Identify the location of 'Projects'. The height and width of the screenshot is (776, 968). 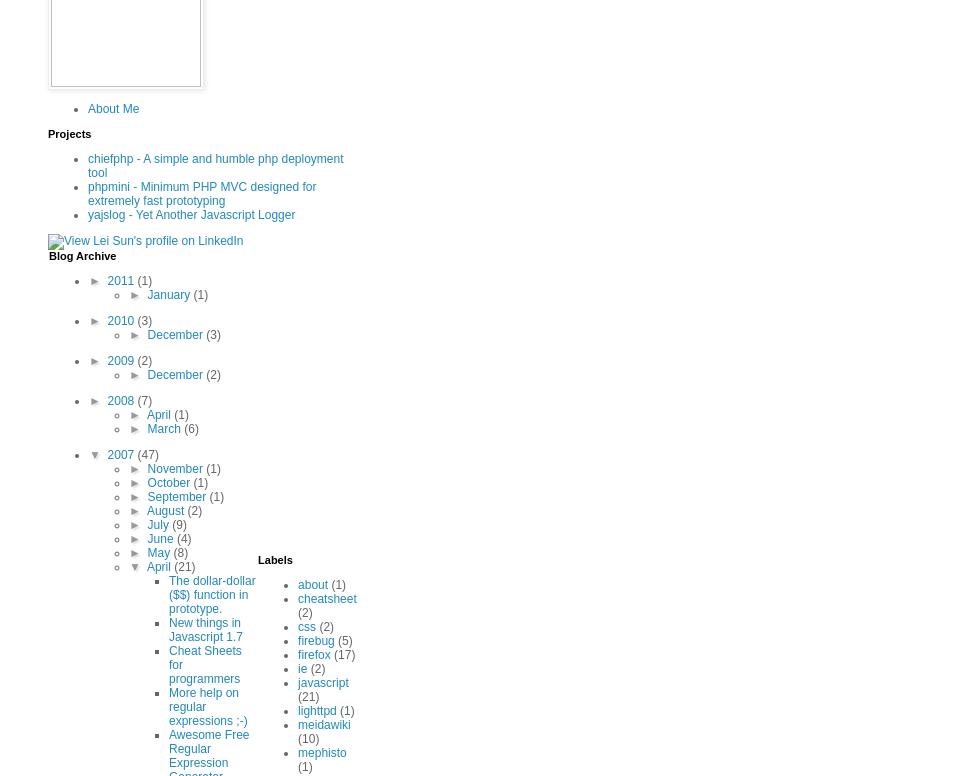
(68, 133).